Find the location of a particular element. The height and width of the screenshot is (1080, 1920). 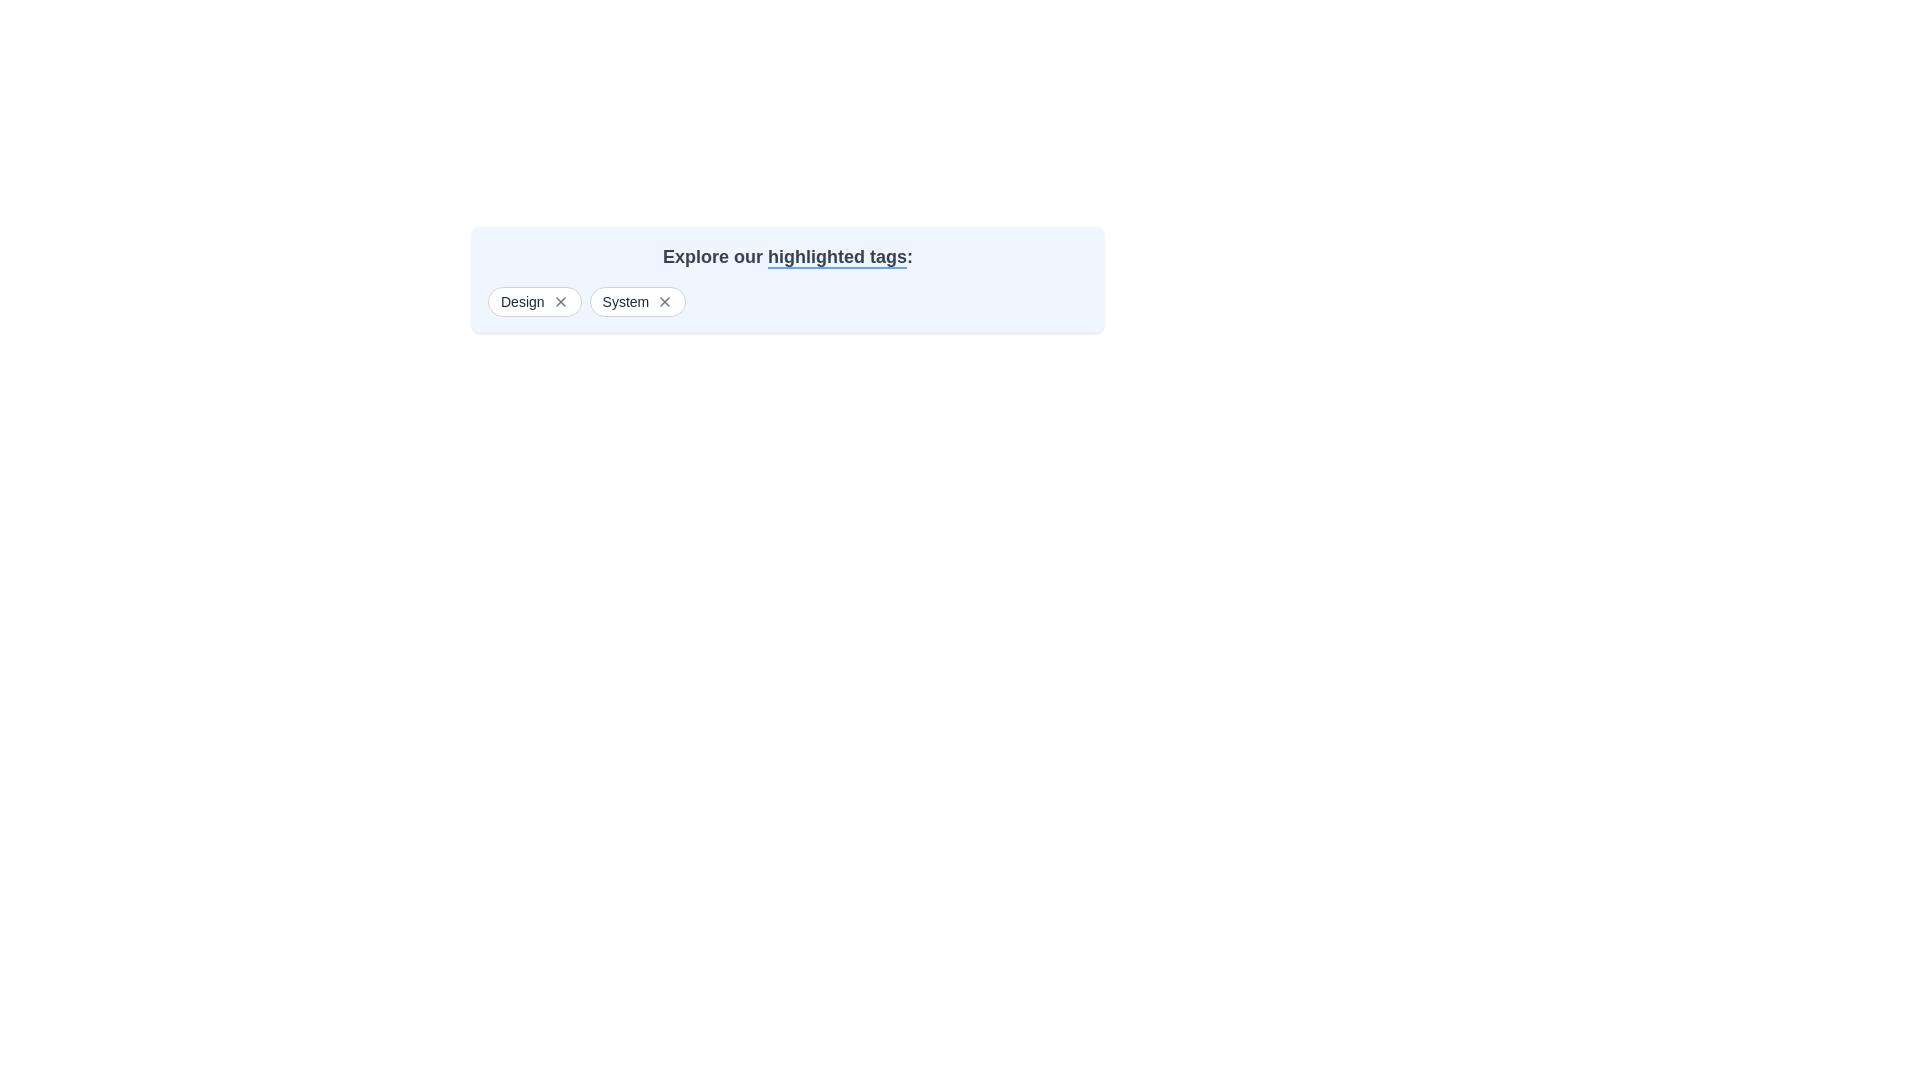

the 'X' icon button located on the right side of the 'System' button is located at coordinates (665, 301).